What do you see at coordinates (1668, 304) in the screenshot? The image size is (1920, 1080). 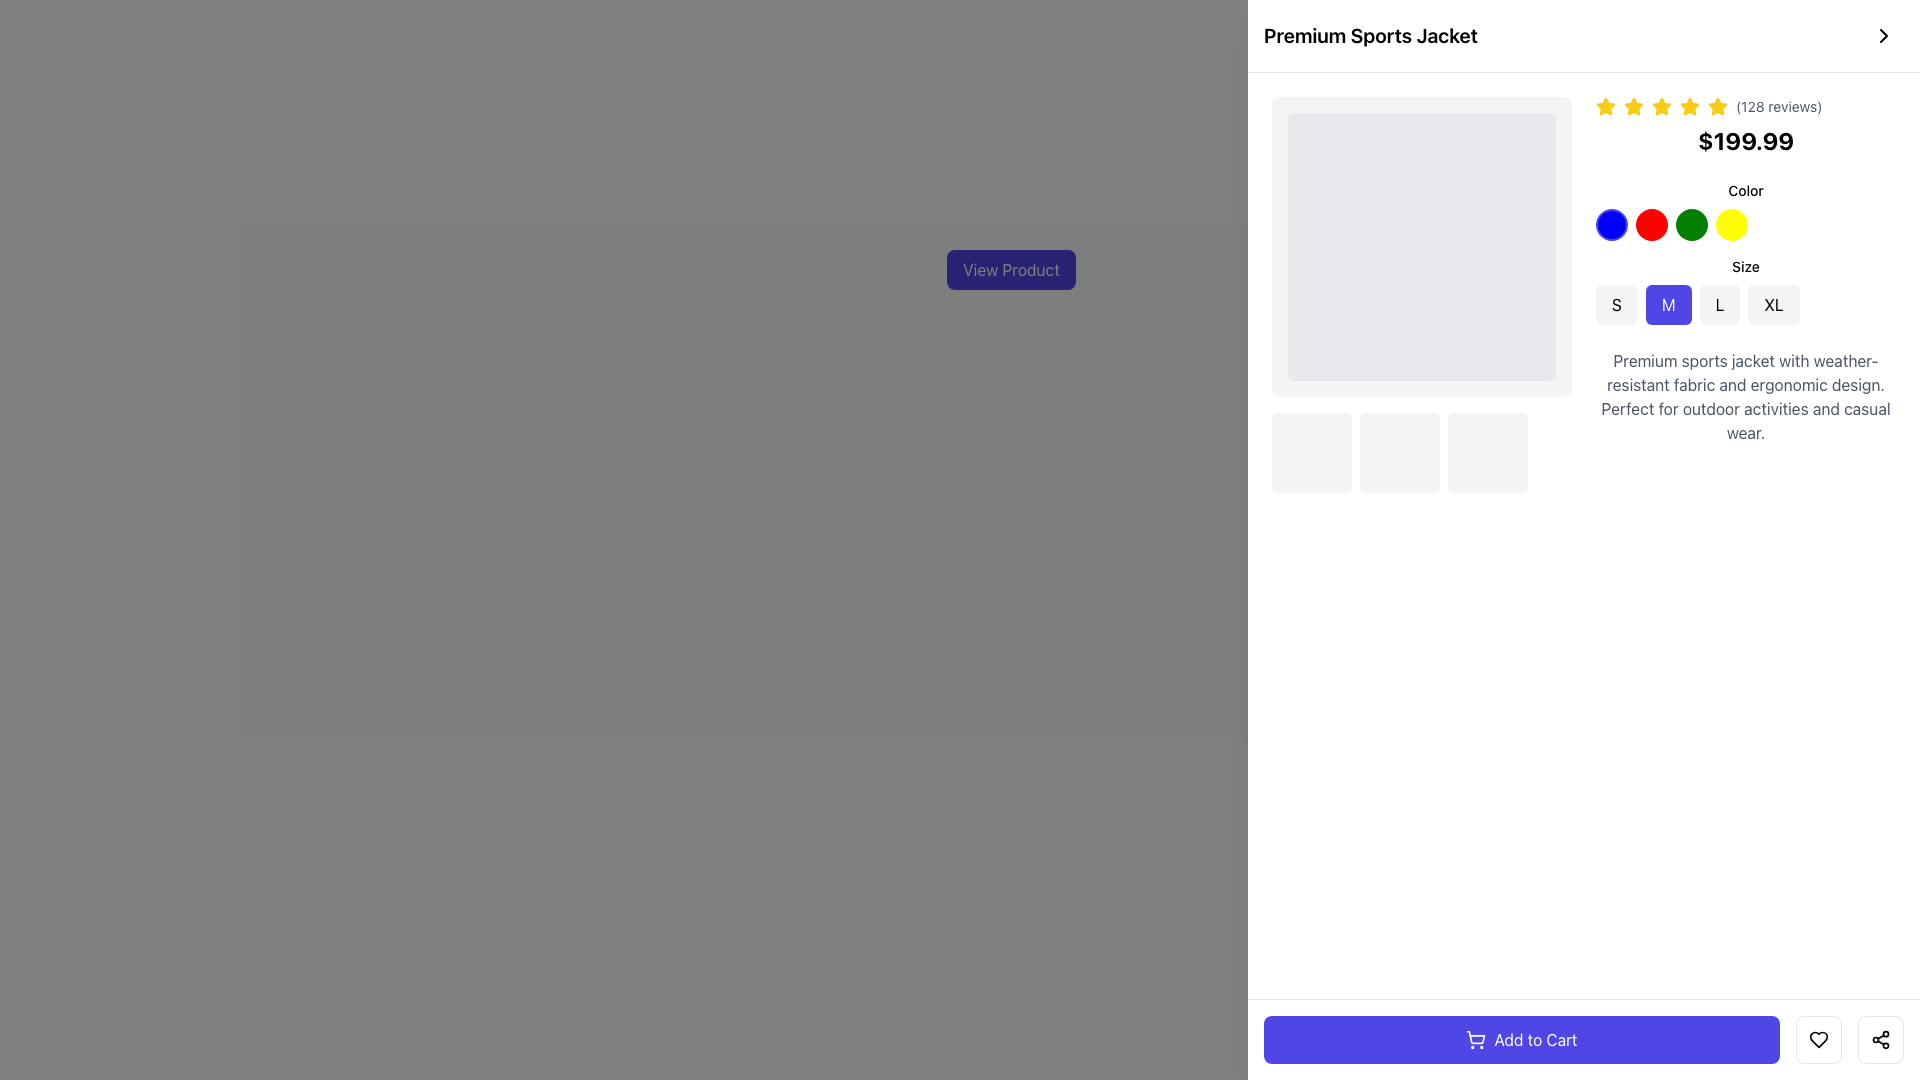 I see `the 'M' size button, which is a rectangular button with a bold white 'M' on a dark indigo background, located among a lineup of size selection options` at bounding box center [1668, 304].